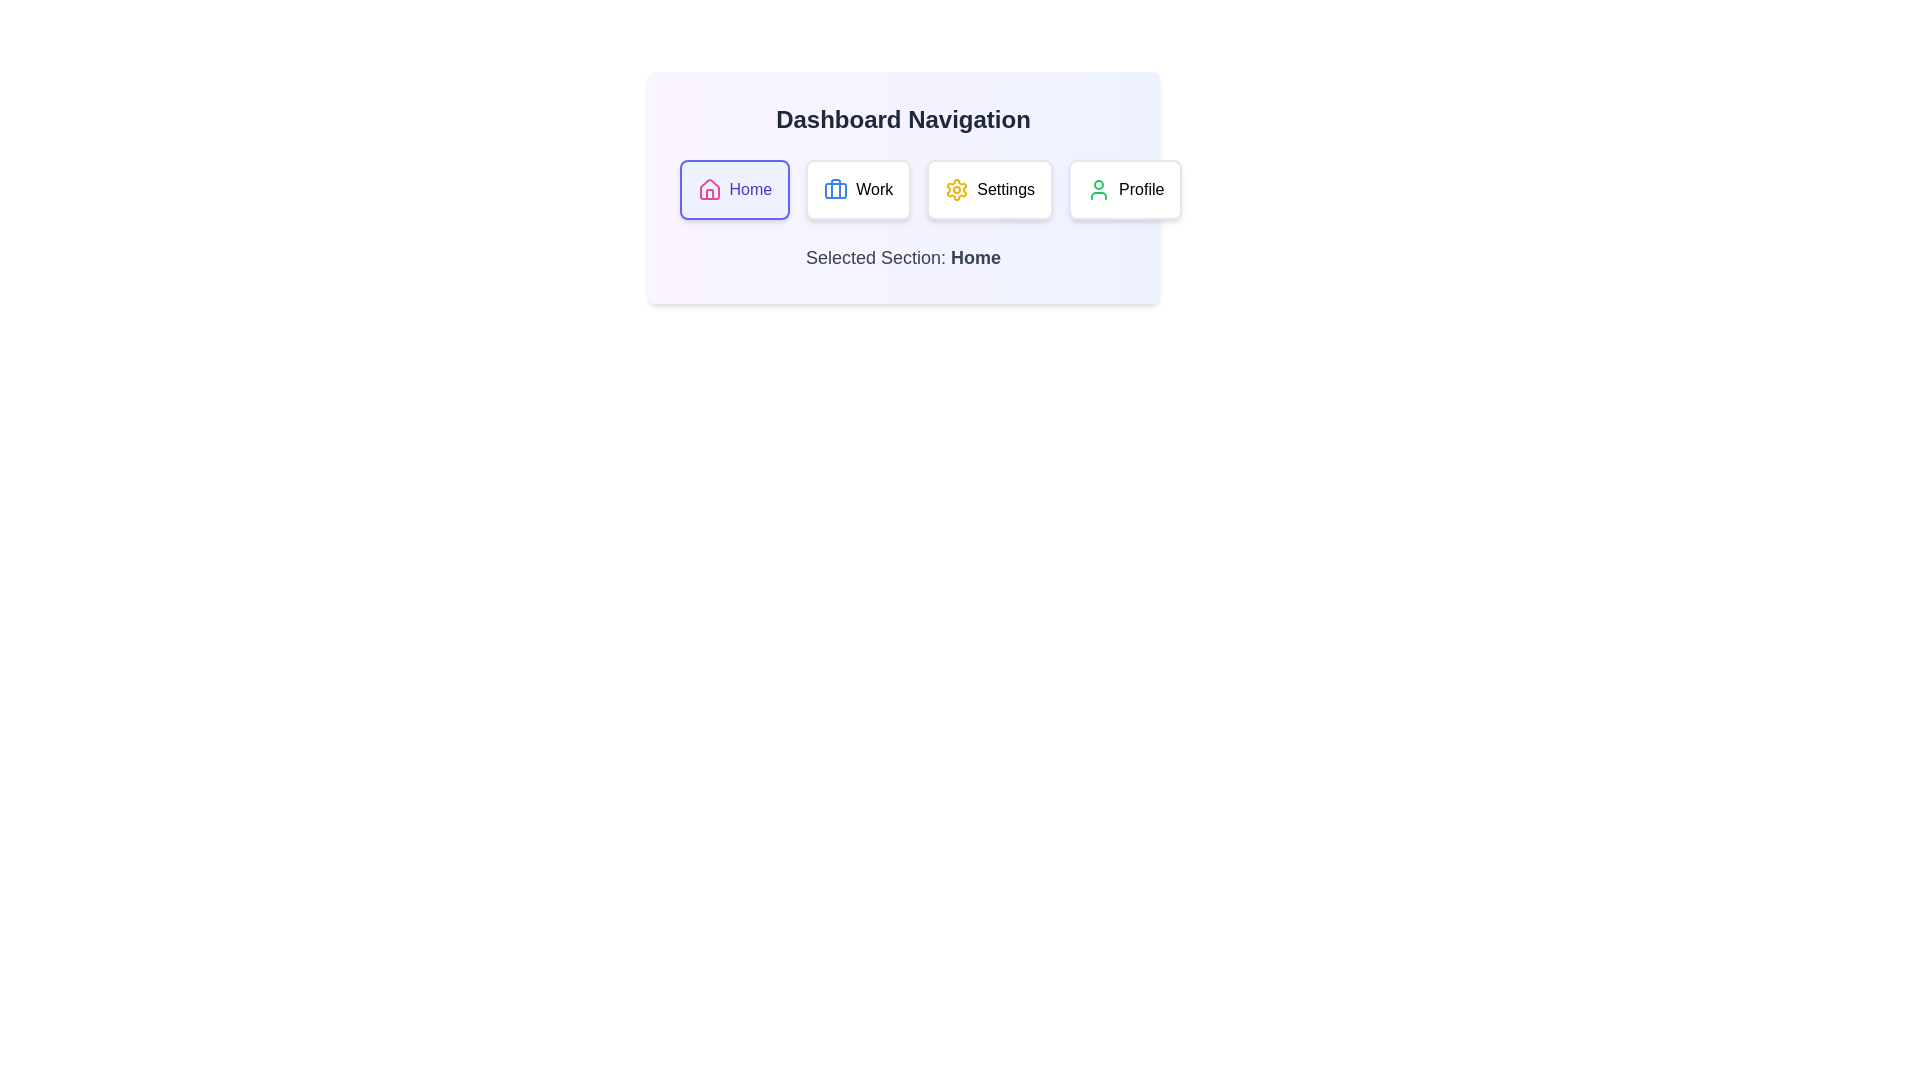 Image resolution: width=1920 pixels, height=1080 pixels. What do you see at coordinates (709, 194) in the screenshot?
I see `the lower portion of the 'Home' icon, which represents the door of the house structure` at bounding box center [709, 194].